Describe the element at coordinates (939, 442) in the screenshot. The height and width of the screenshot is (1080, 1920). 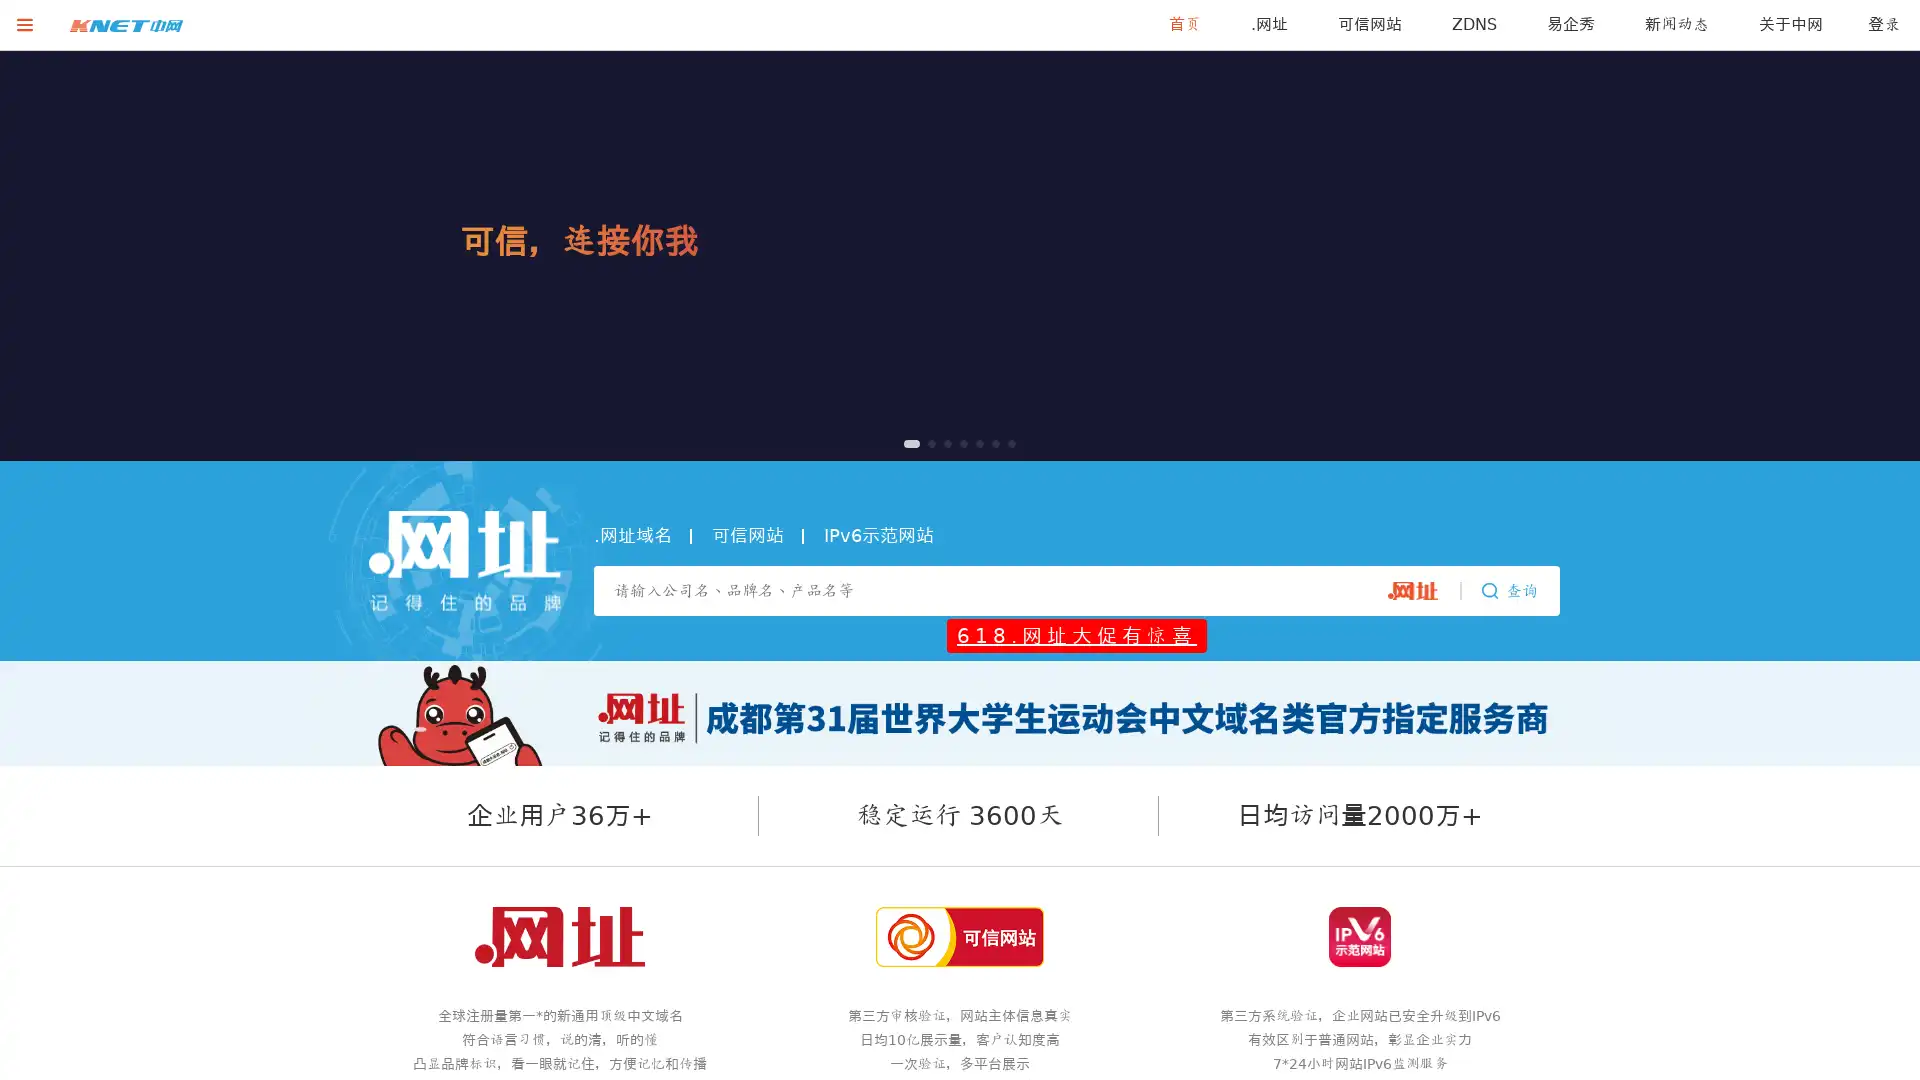
I see `Go to slide 3` at that location.